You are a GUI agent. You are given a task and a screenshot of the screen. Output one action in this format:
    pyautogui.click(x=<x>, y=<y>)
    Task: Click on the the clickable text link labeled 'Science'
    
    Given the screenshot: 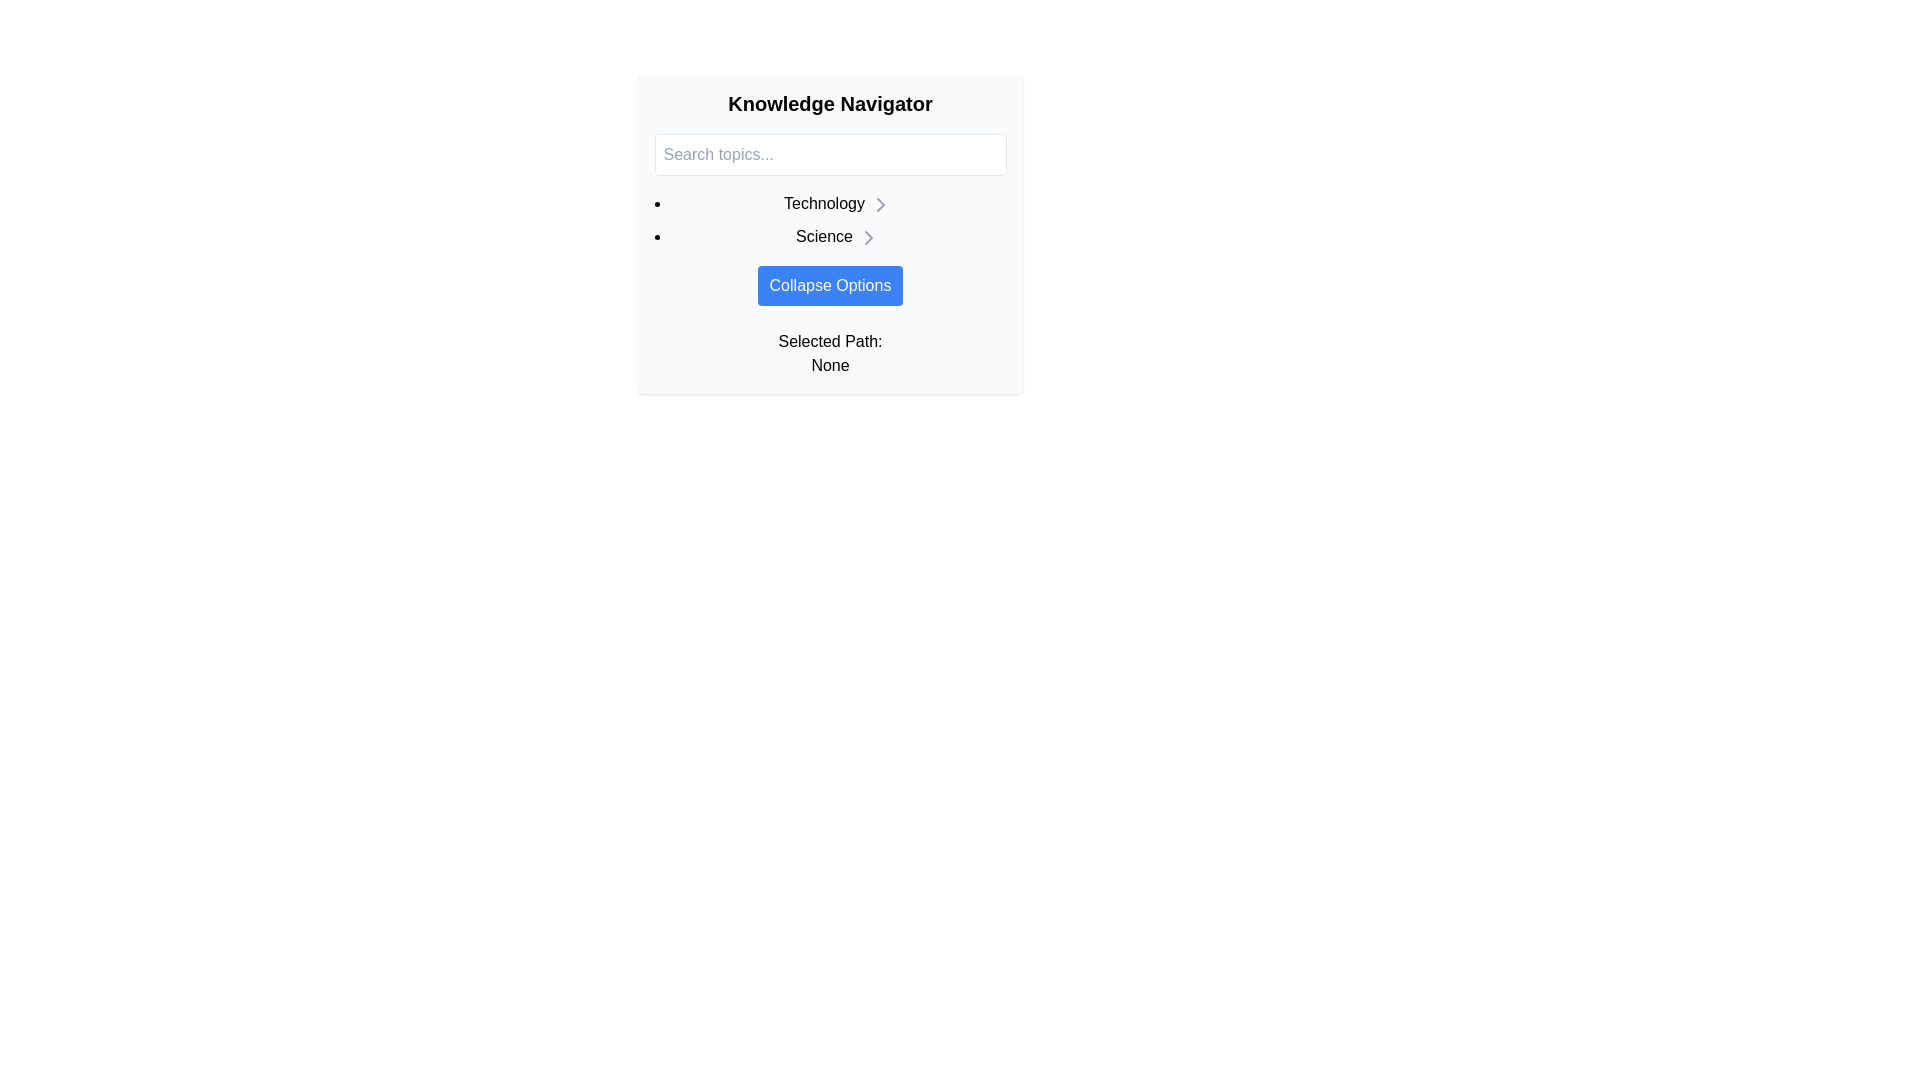 What is the action you would take?
    pyautogui.click(x=838, y=236)
    